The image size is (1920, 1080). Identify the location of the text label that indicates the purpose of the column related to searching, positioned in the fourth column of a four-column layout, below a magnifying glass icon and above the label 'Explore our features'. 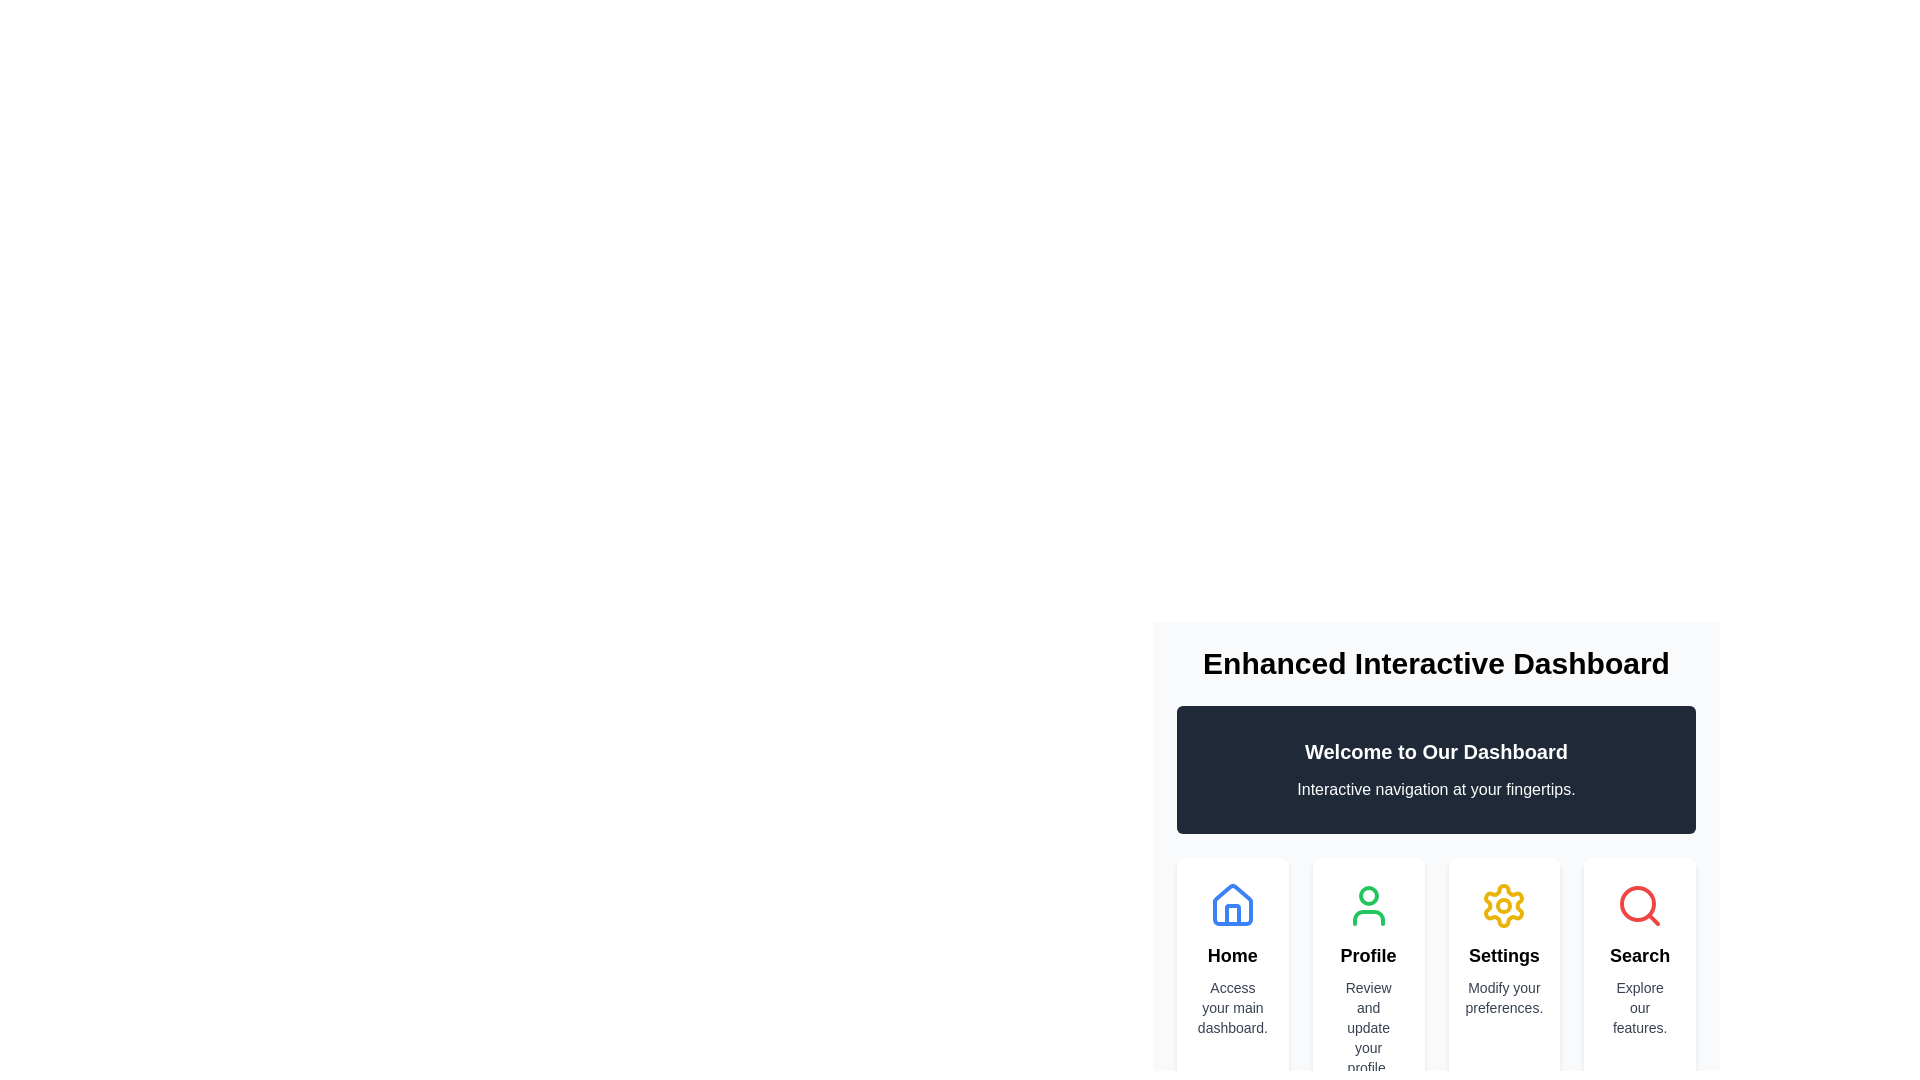
(1640, 955).